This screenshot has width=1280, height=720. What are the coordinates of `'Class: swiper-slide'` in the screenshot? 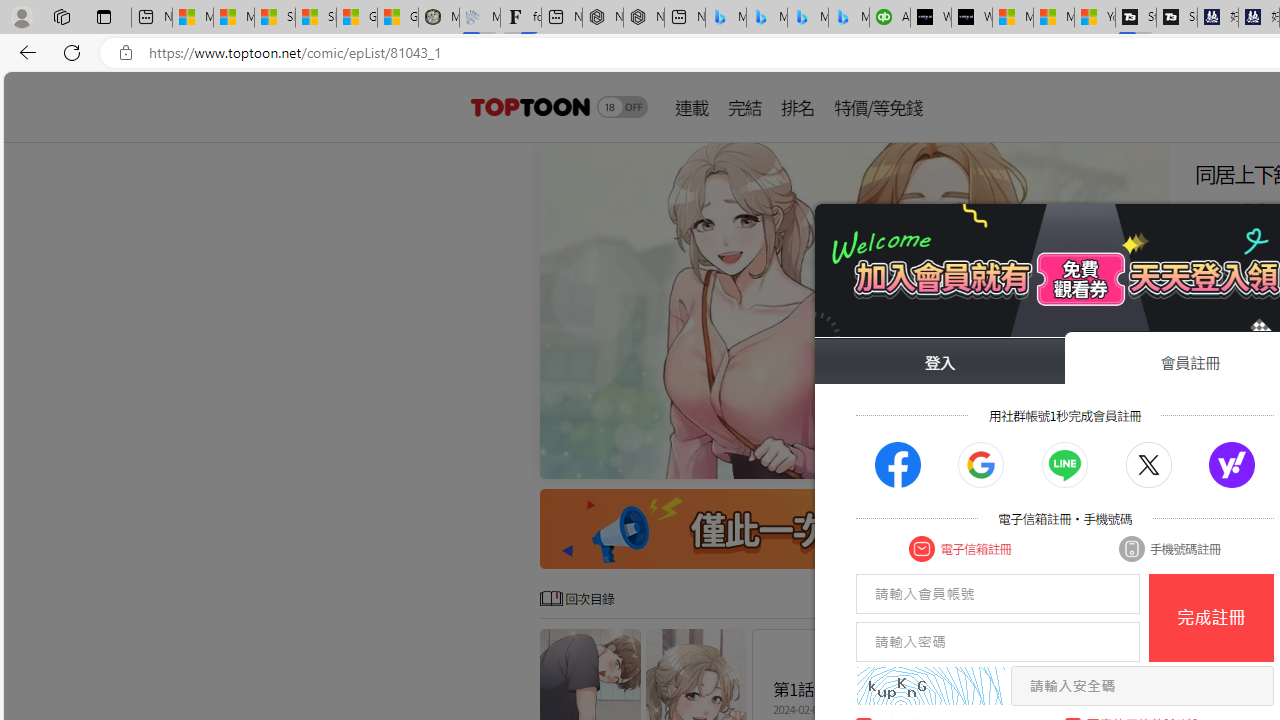 It's located at (855, 311).